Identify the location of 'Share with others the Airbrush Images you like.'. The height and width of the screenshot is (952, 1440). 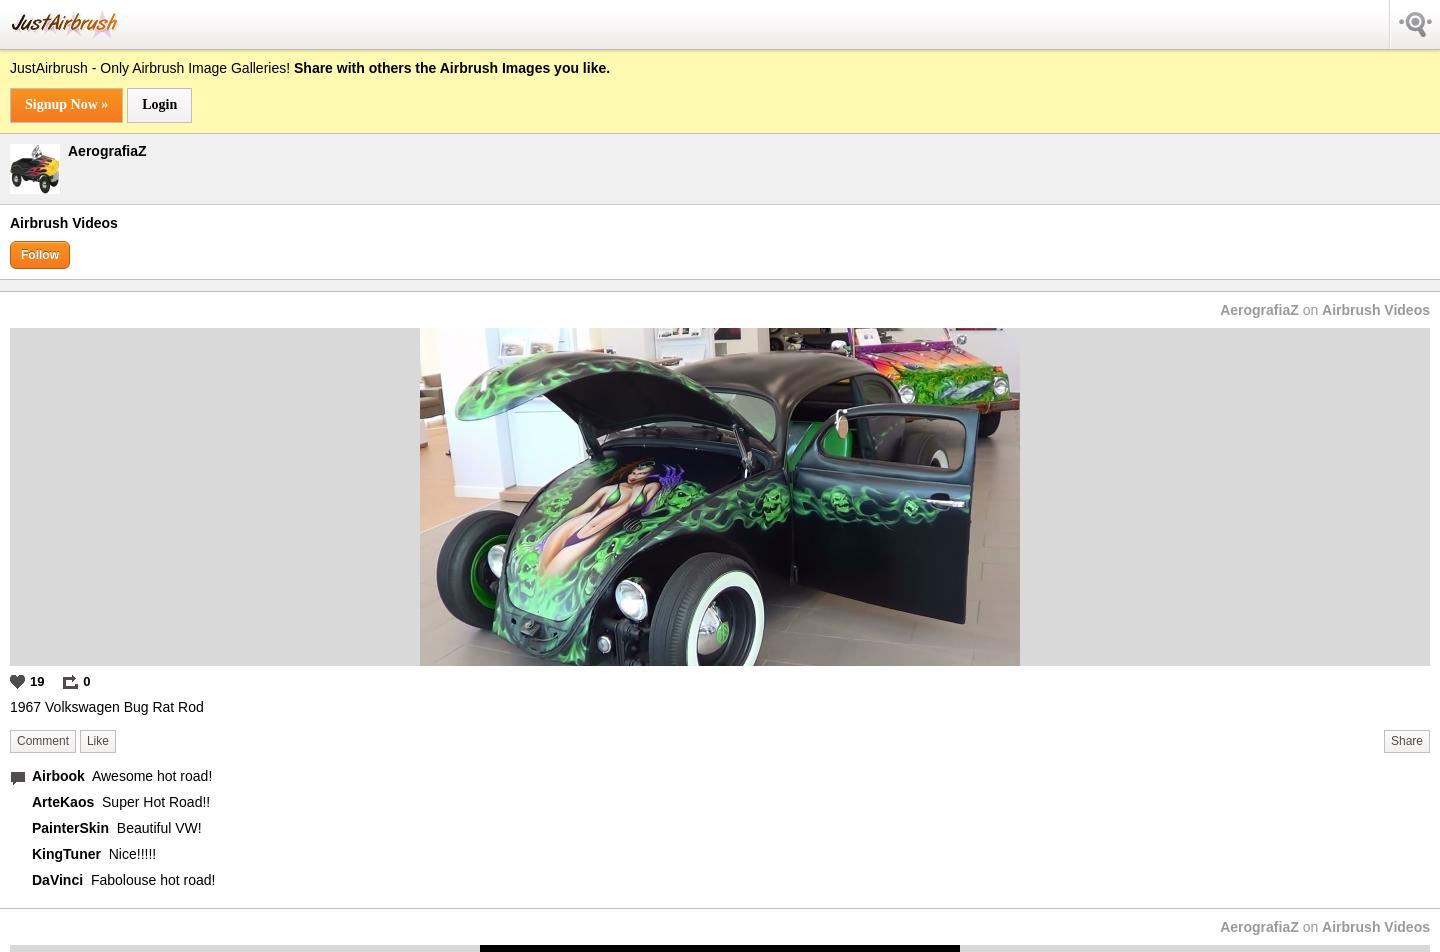
(452, 67).